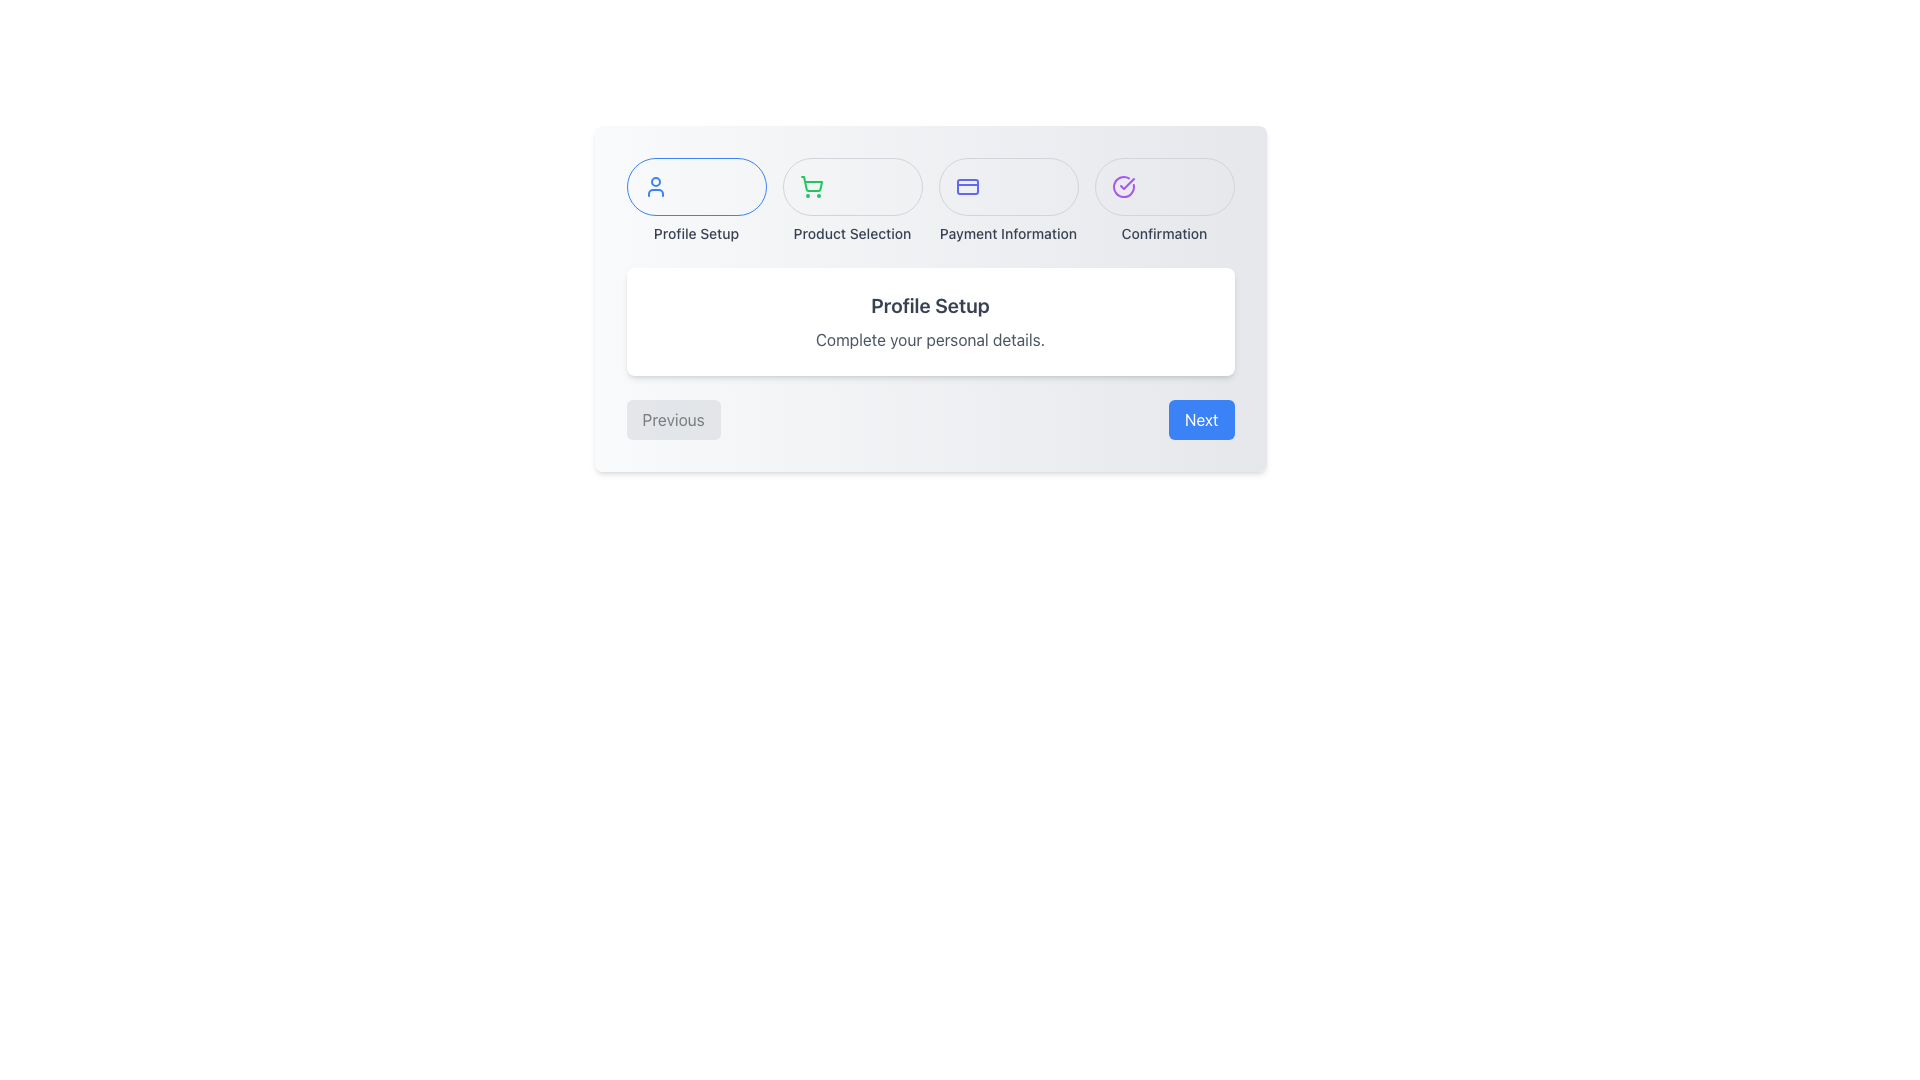 This screenshot has height=1080, width=1920. I want to click on the circular purple icon with a checkmark inside it, located in the header section labeled 'Confirmation', so click(1123, 186).